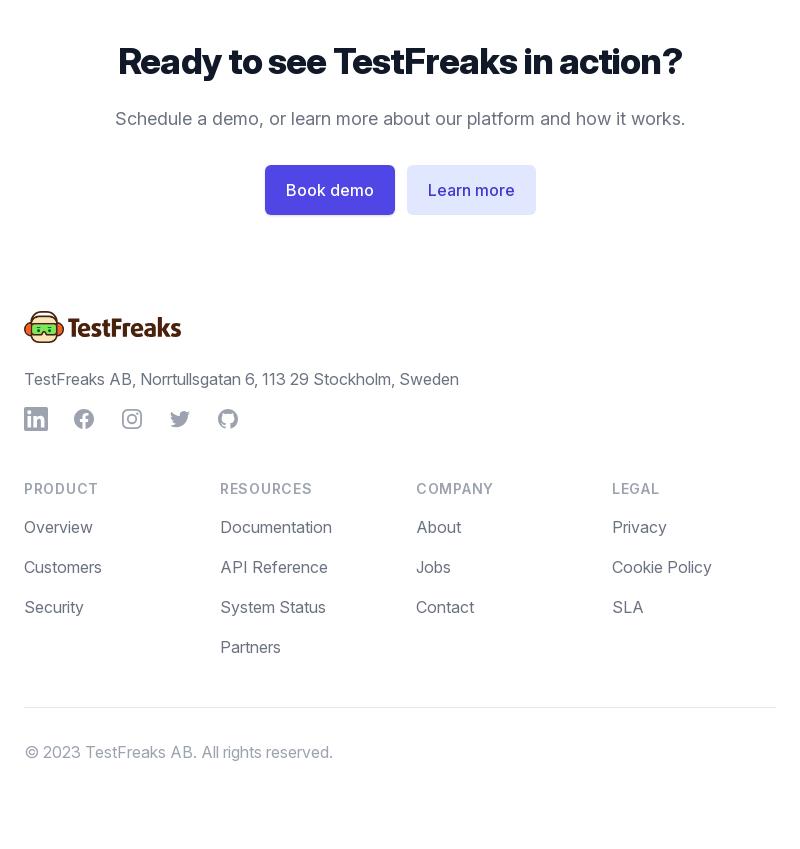 The width and height of the screenshot is (800, 849). What do you see at coordinates (628, 606) in the screenshot?
I see `'SLA'` at bounding box center [628, 606].